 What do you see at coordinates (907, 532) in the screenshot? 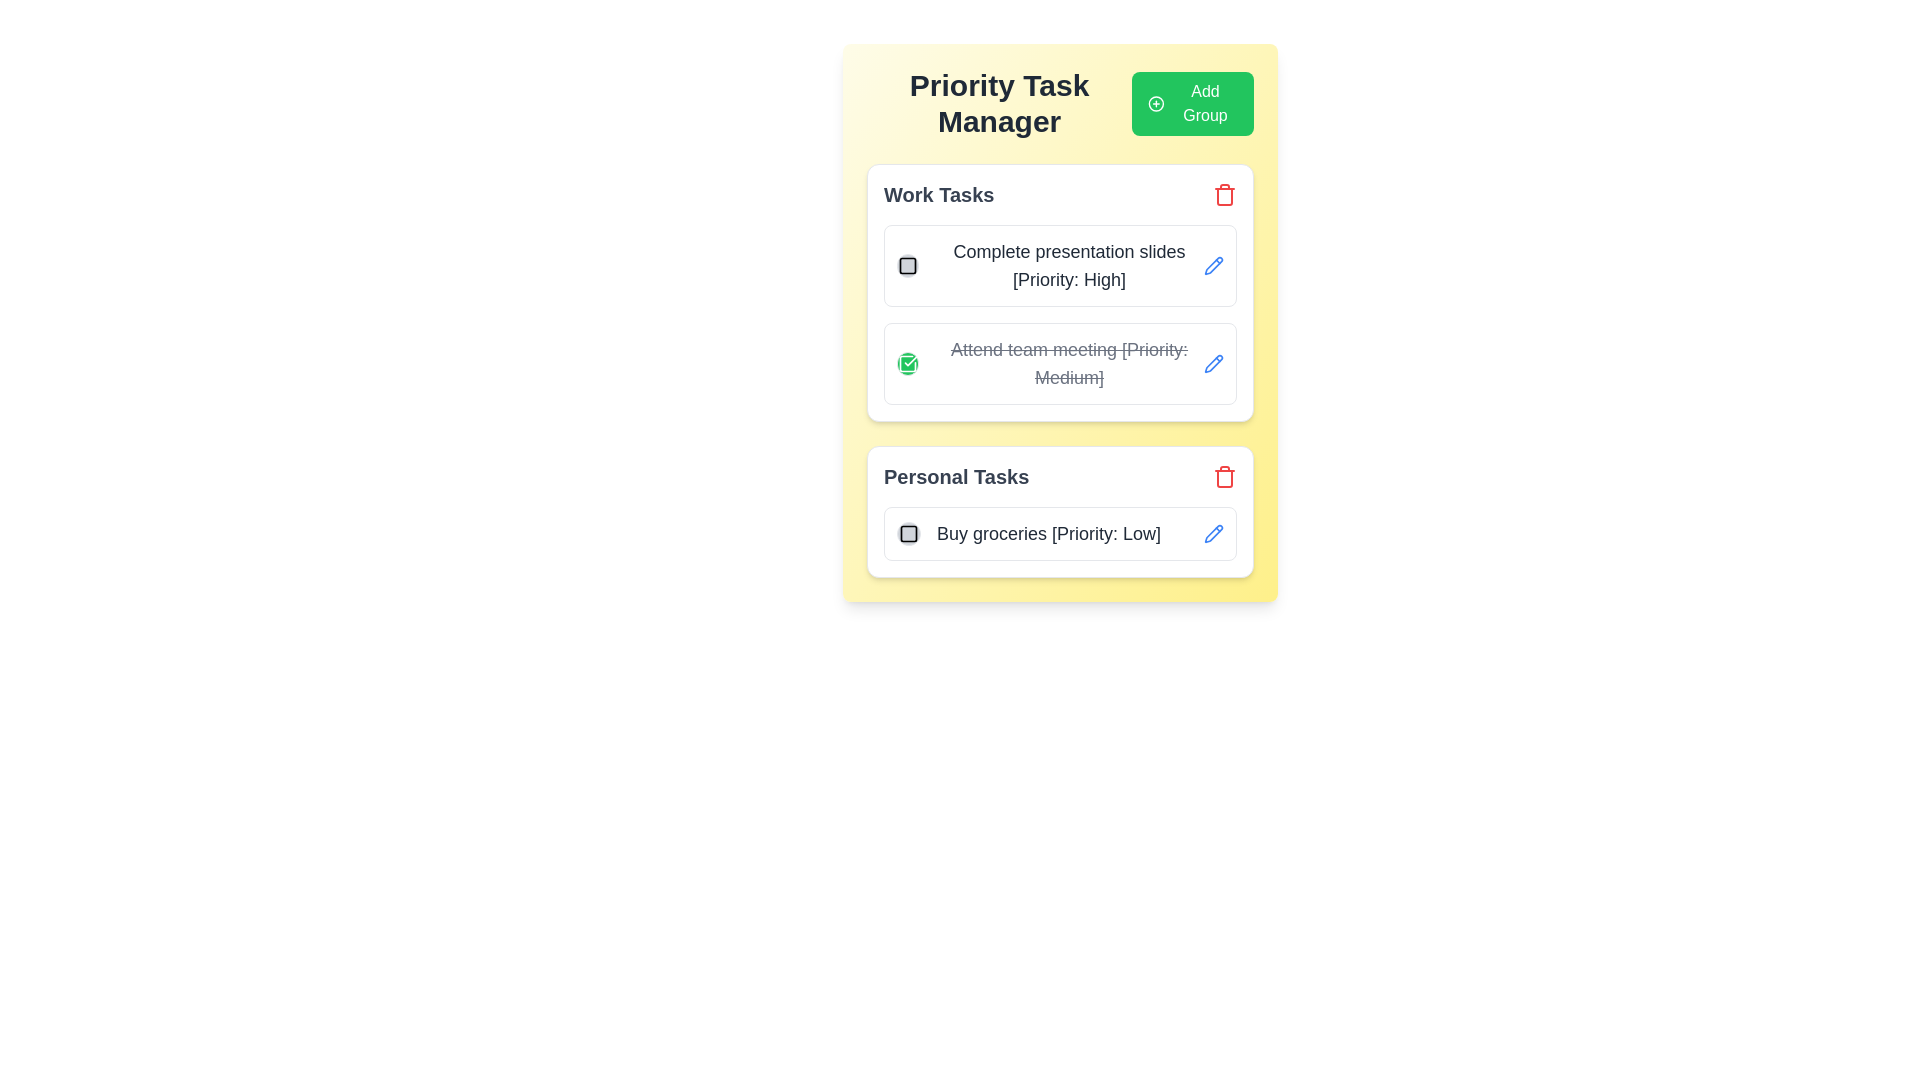
I see `the Checkbox or task state icon next to the task 'Buy groceries [Priority: Low]' in the Personal Tasks section to interact with it` at bounding box center [907, 532].